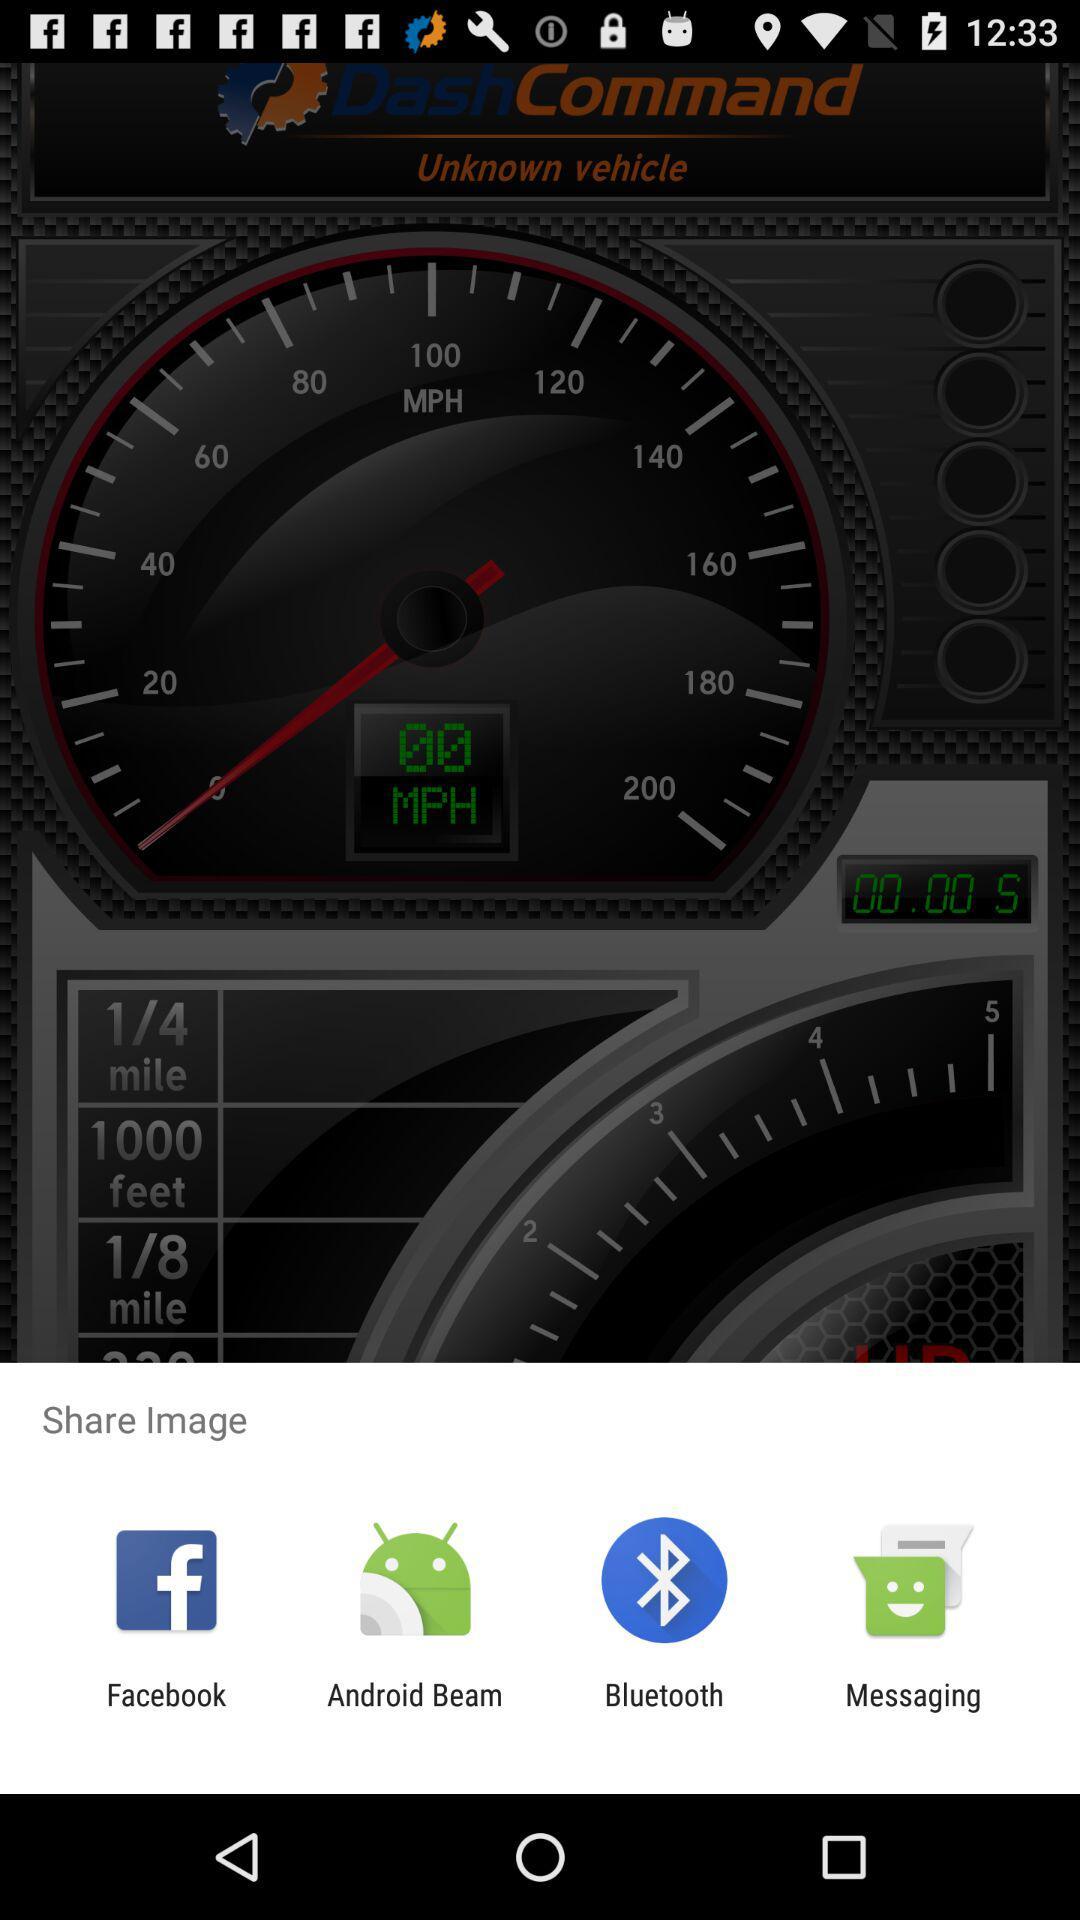 This screenshot has width=1080, height=1920. I want to click on the app next to the facebook item, so click(414, 1711).